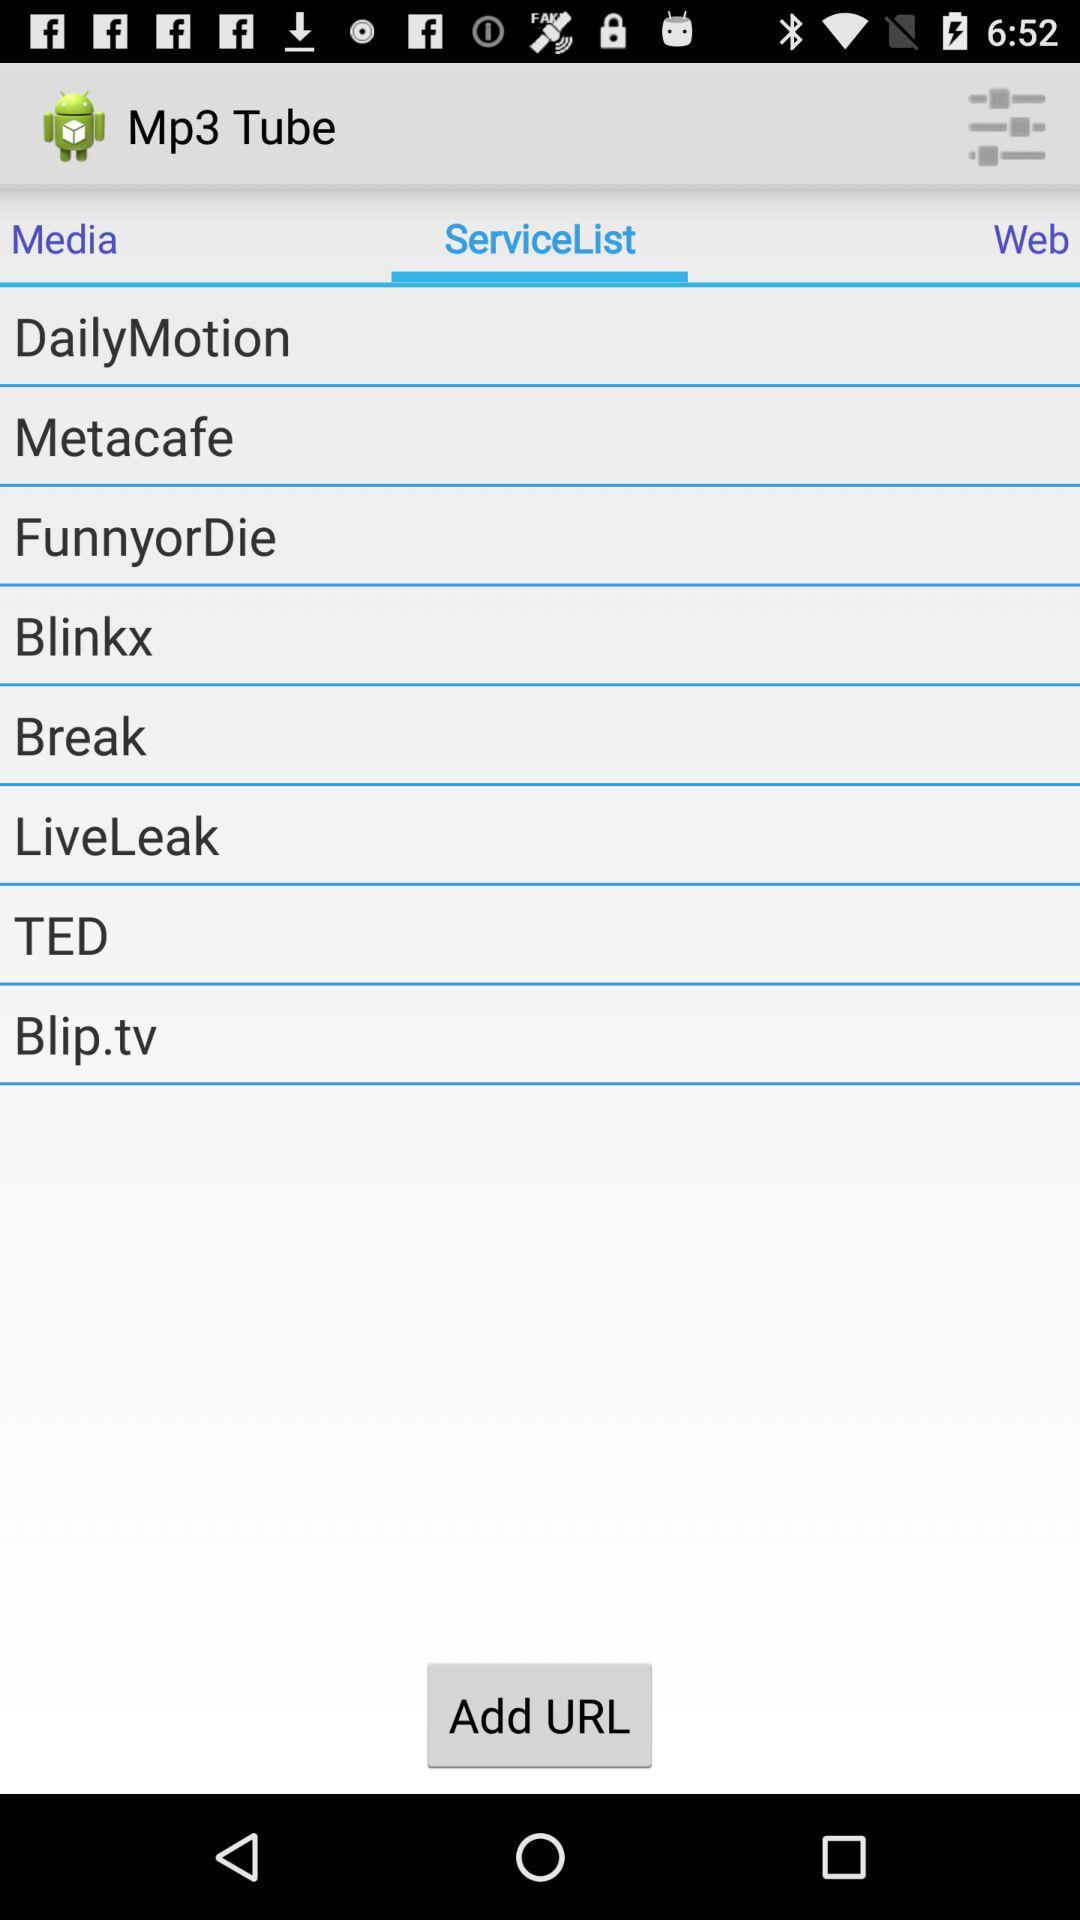 The width and height of the screenshot is (1080, 1920). I want to click on the icon above the metacafe icon, so click(546, 335).